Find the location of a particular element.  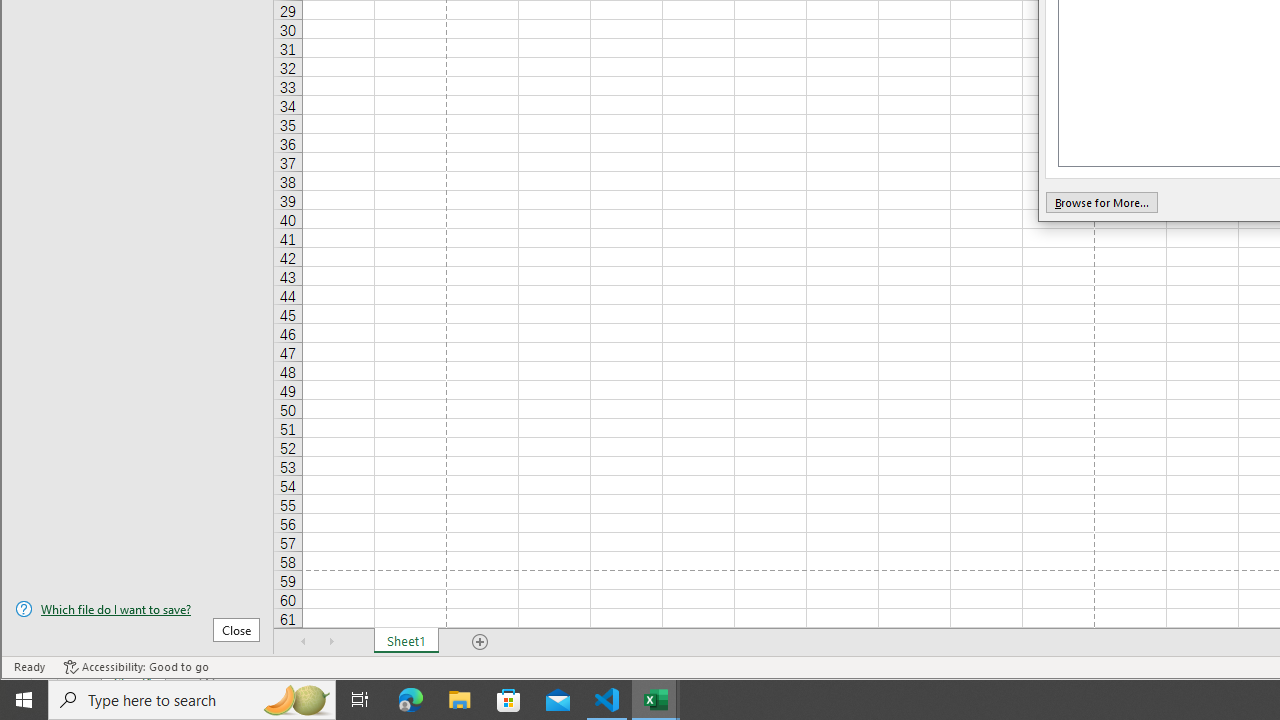

'Visual Studio Code - 1 running window' is located at coordinates (606, 698).